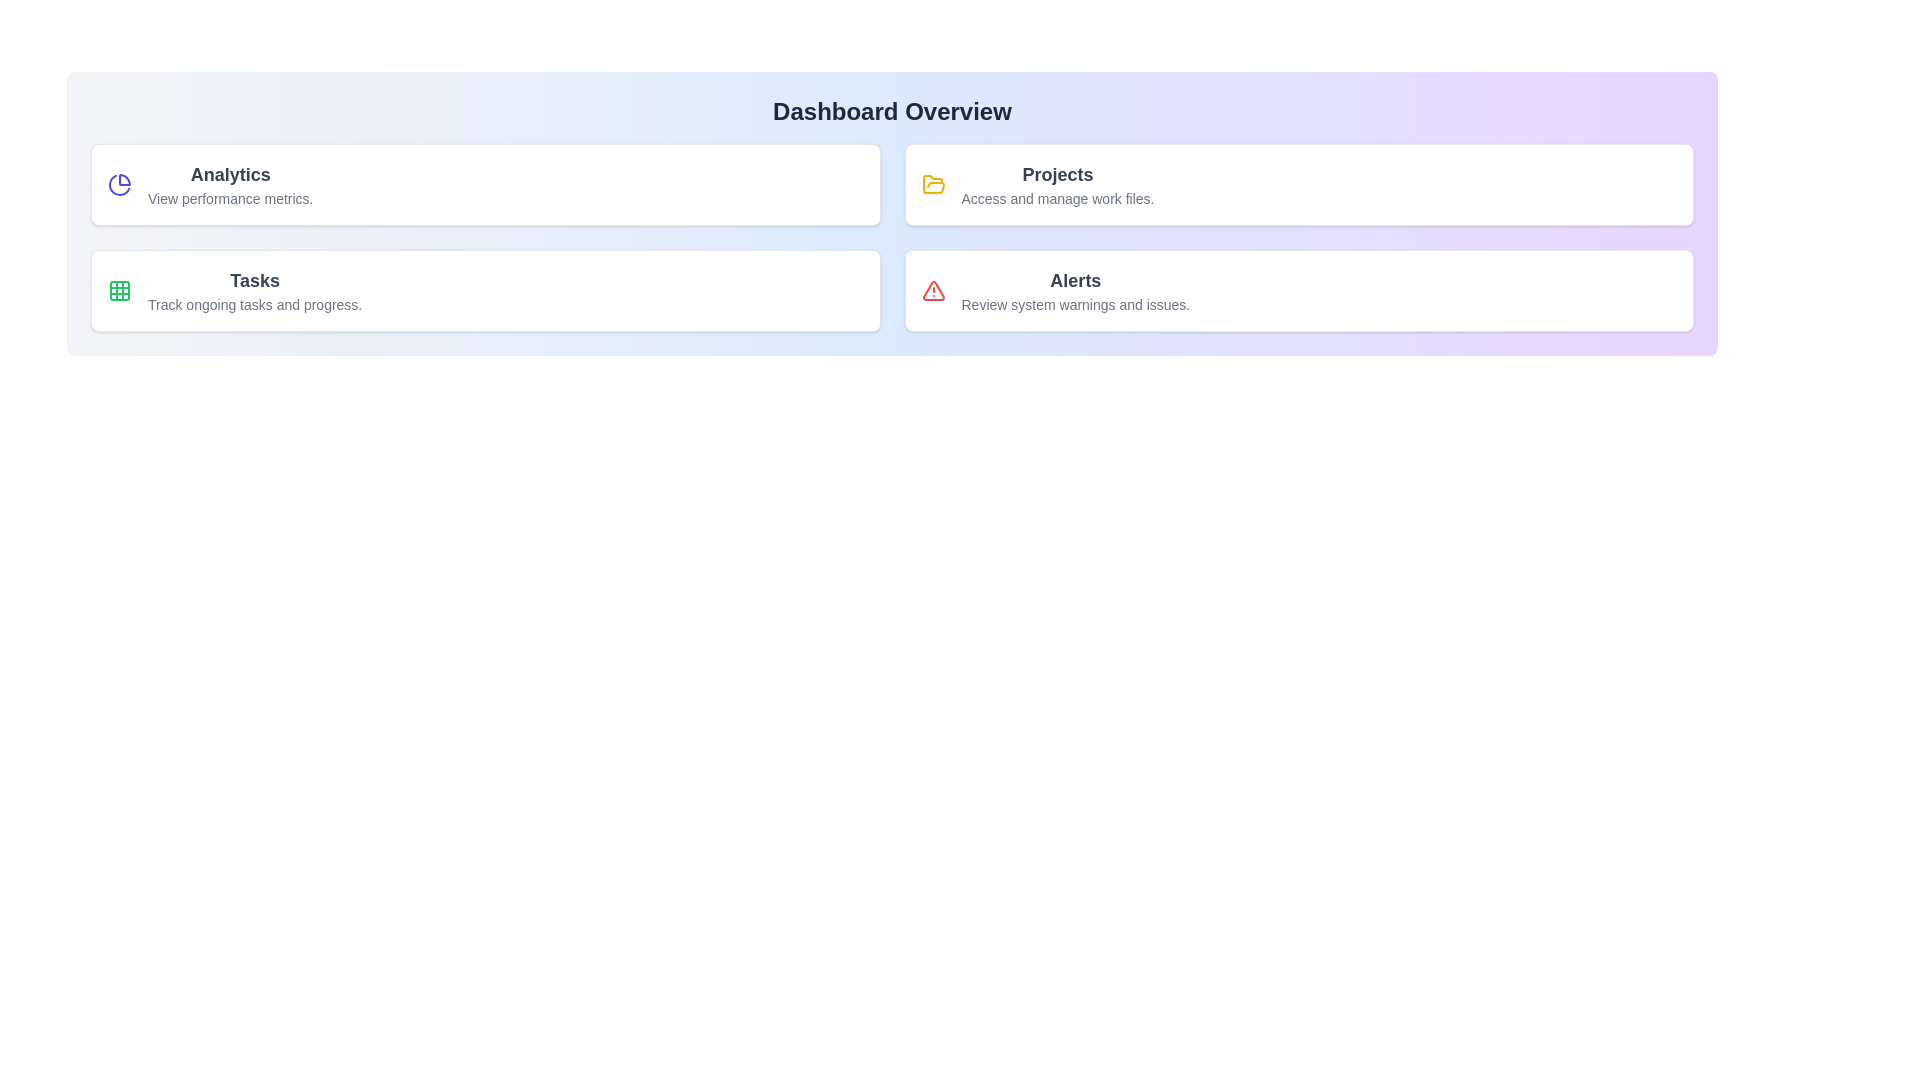 The height and width of the screenshot is (1080, 1920). What do you see at coordinates (1299, 185) in the screenshot?
I see `the menu item corresponding to Projects to navigate to the respective section` at bounding box center [1299, 185].